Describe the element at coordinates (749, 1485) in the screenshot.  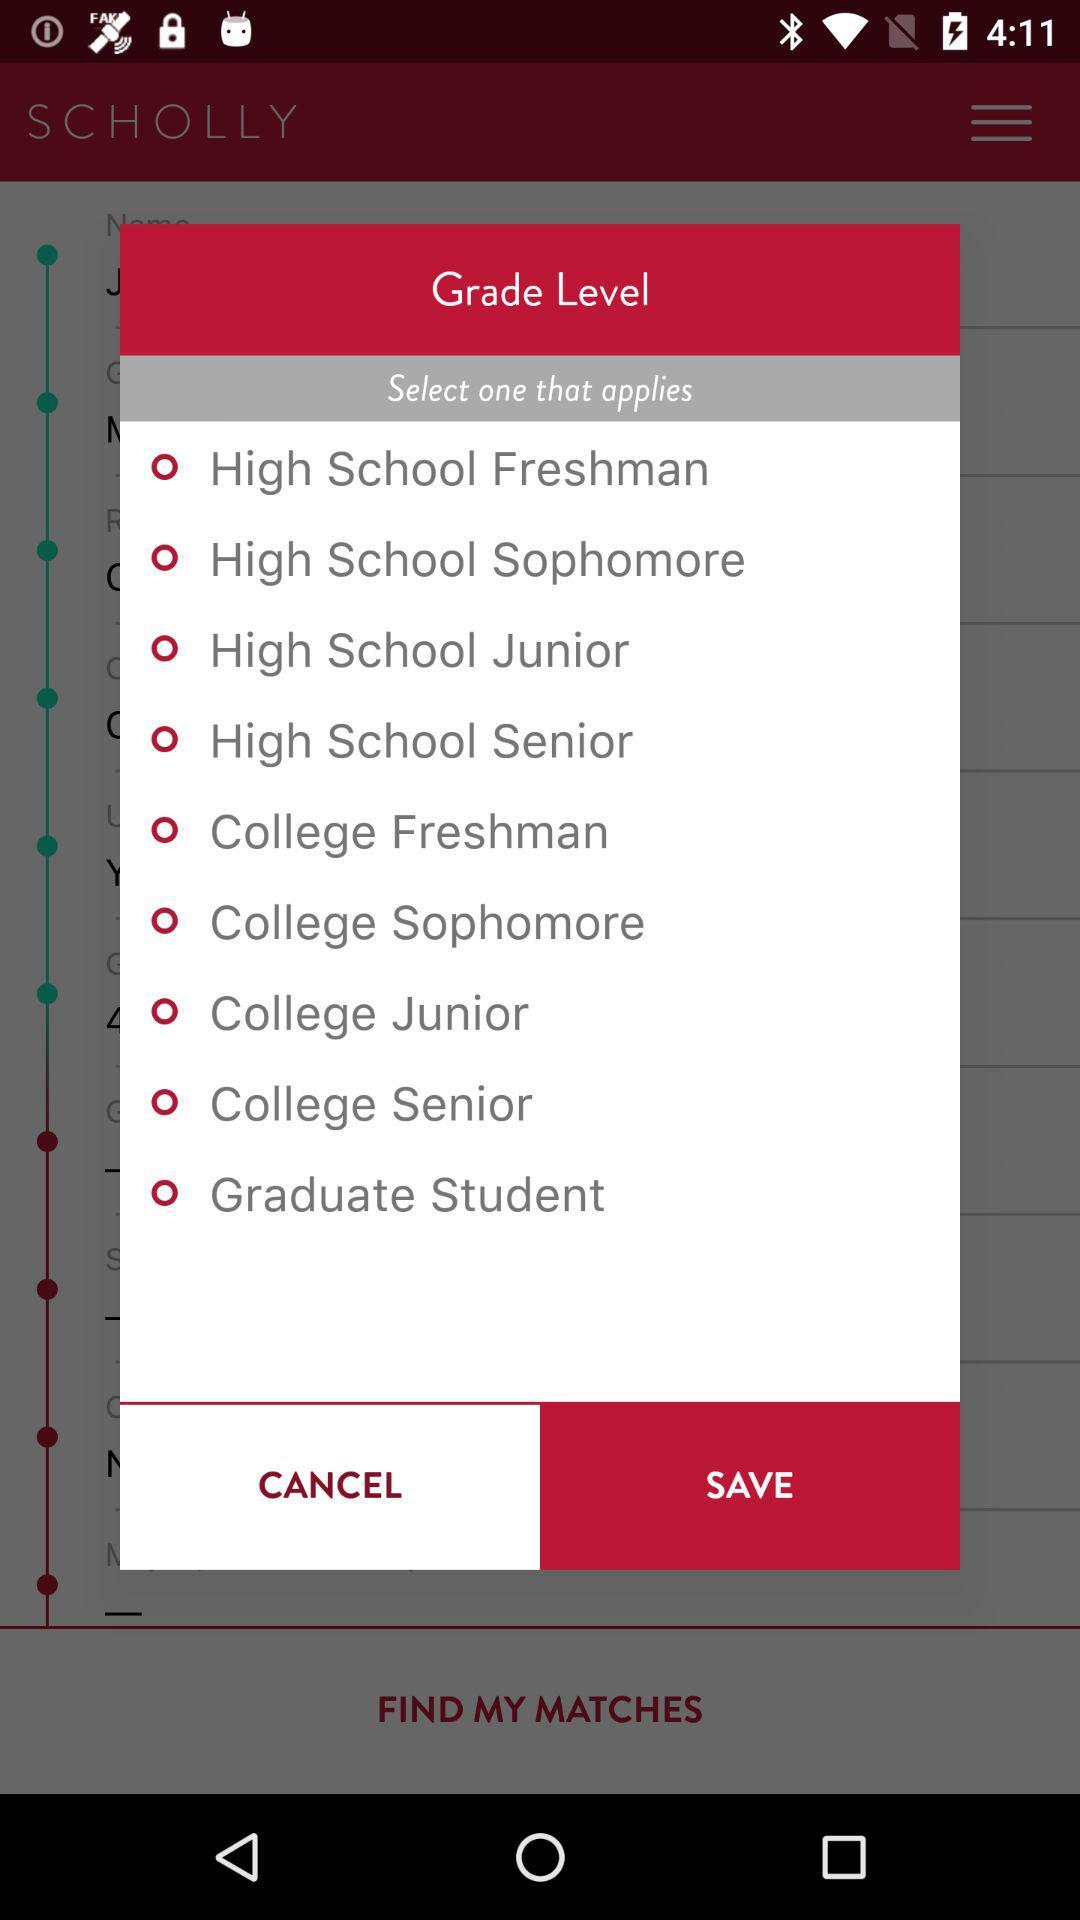
I see `the item below graduate student item` at that location.